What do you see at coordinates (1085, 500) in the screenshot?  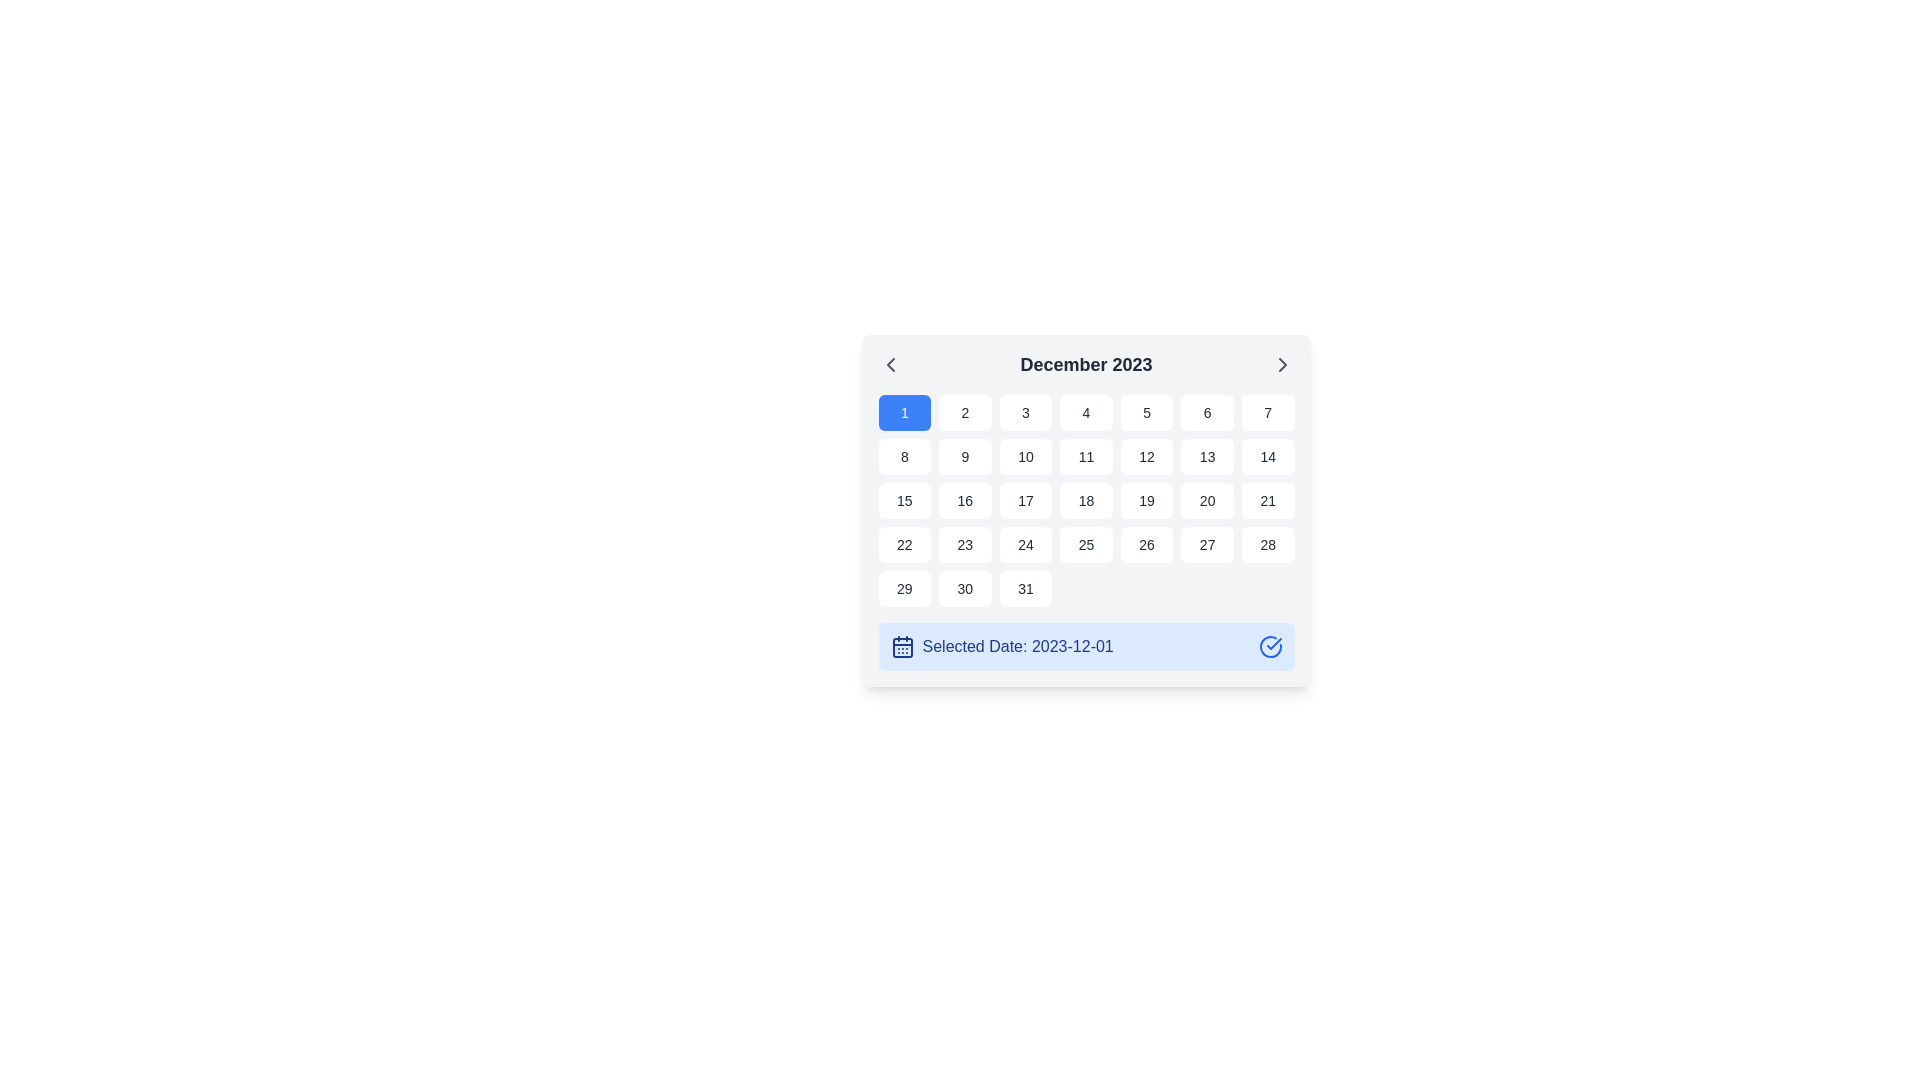 I see `an individual date box within the Calendar Date Selector Grid` at bounding box center [1085, 500].